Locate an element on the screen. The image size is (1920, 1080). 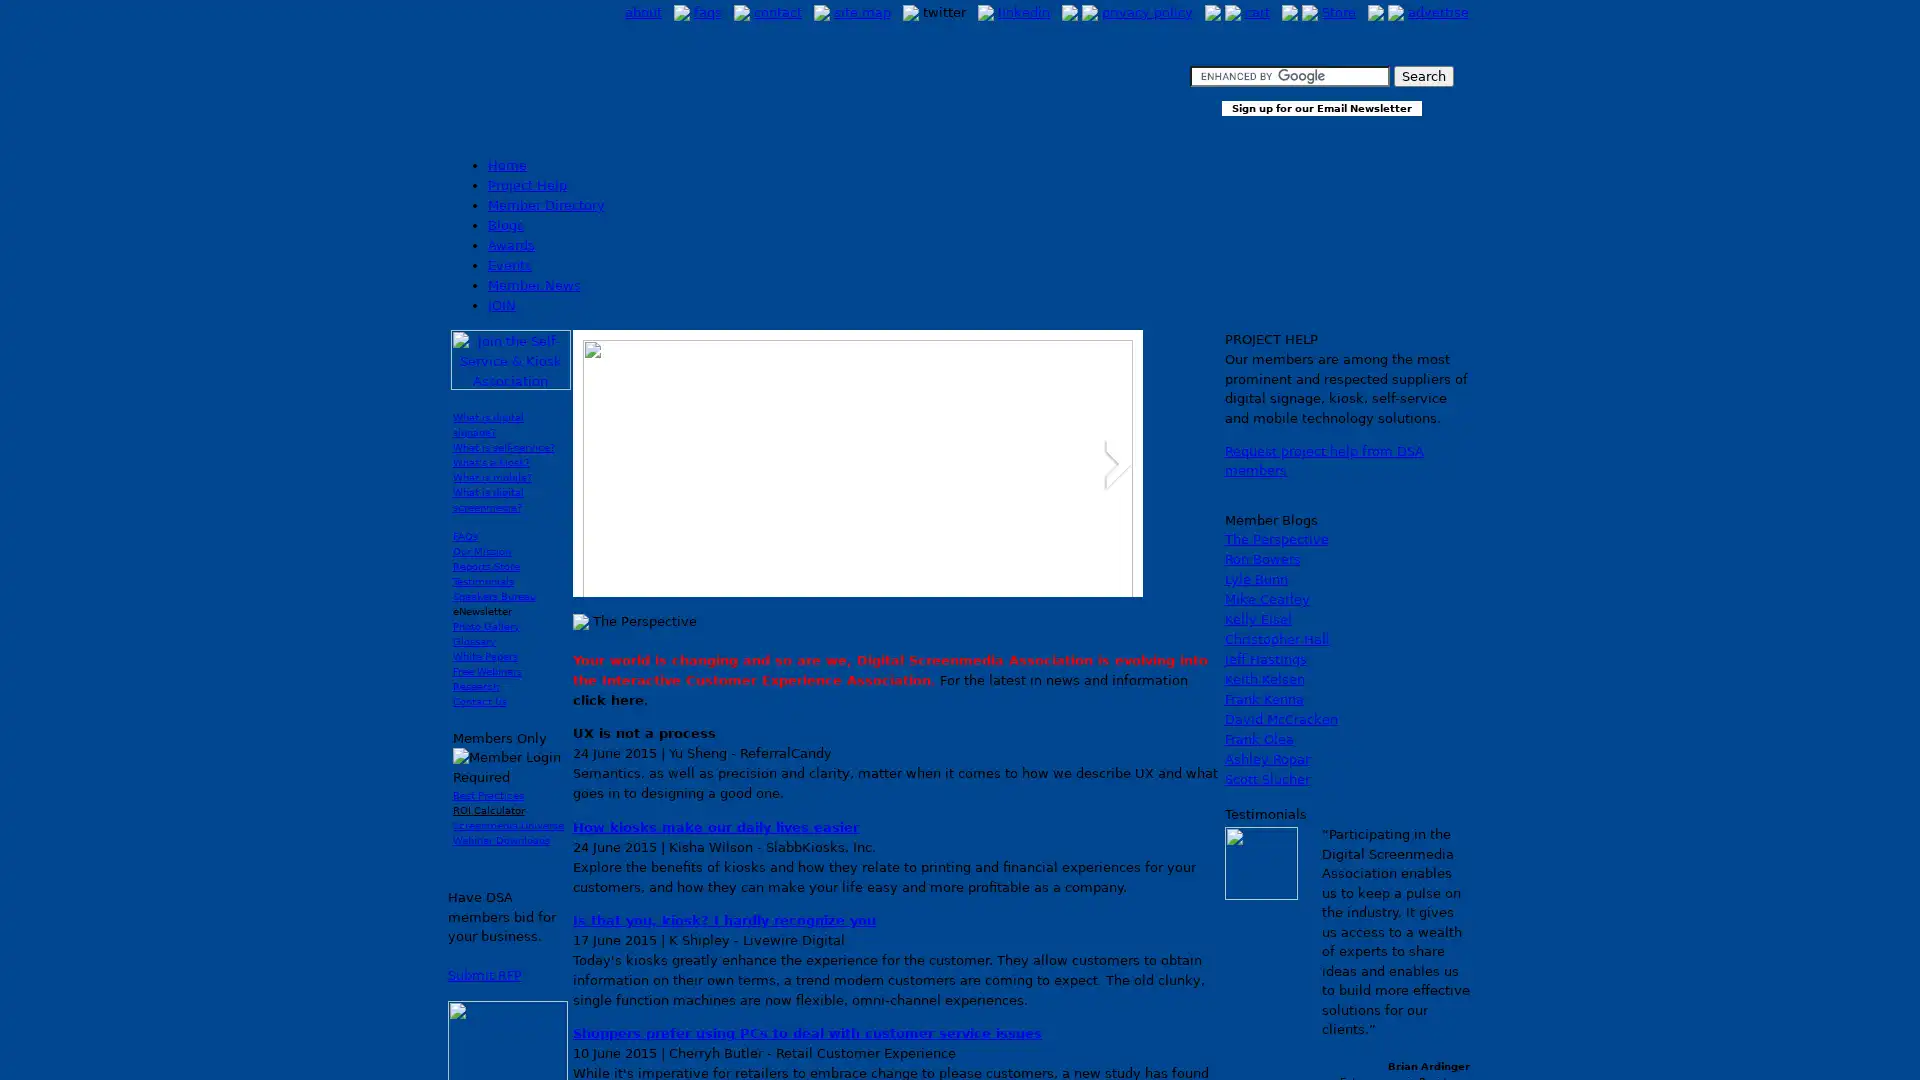
Search is located at coordinates (1421, 75).